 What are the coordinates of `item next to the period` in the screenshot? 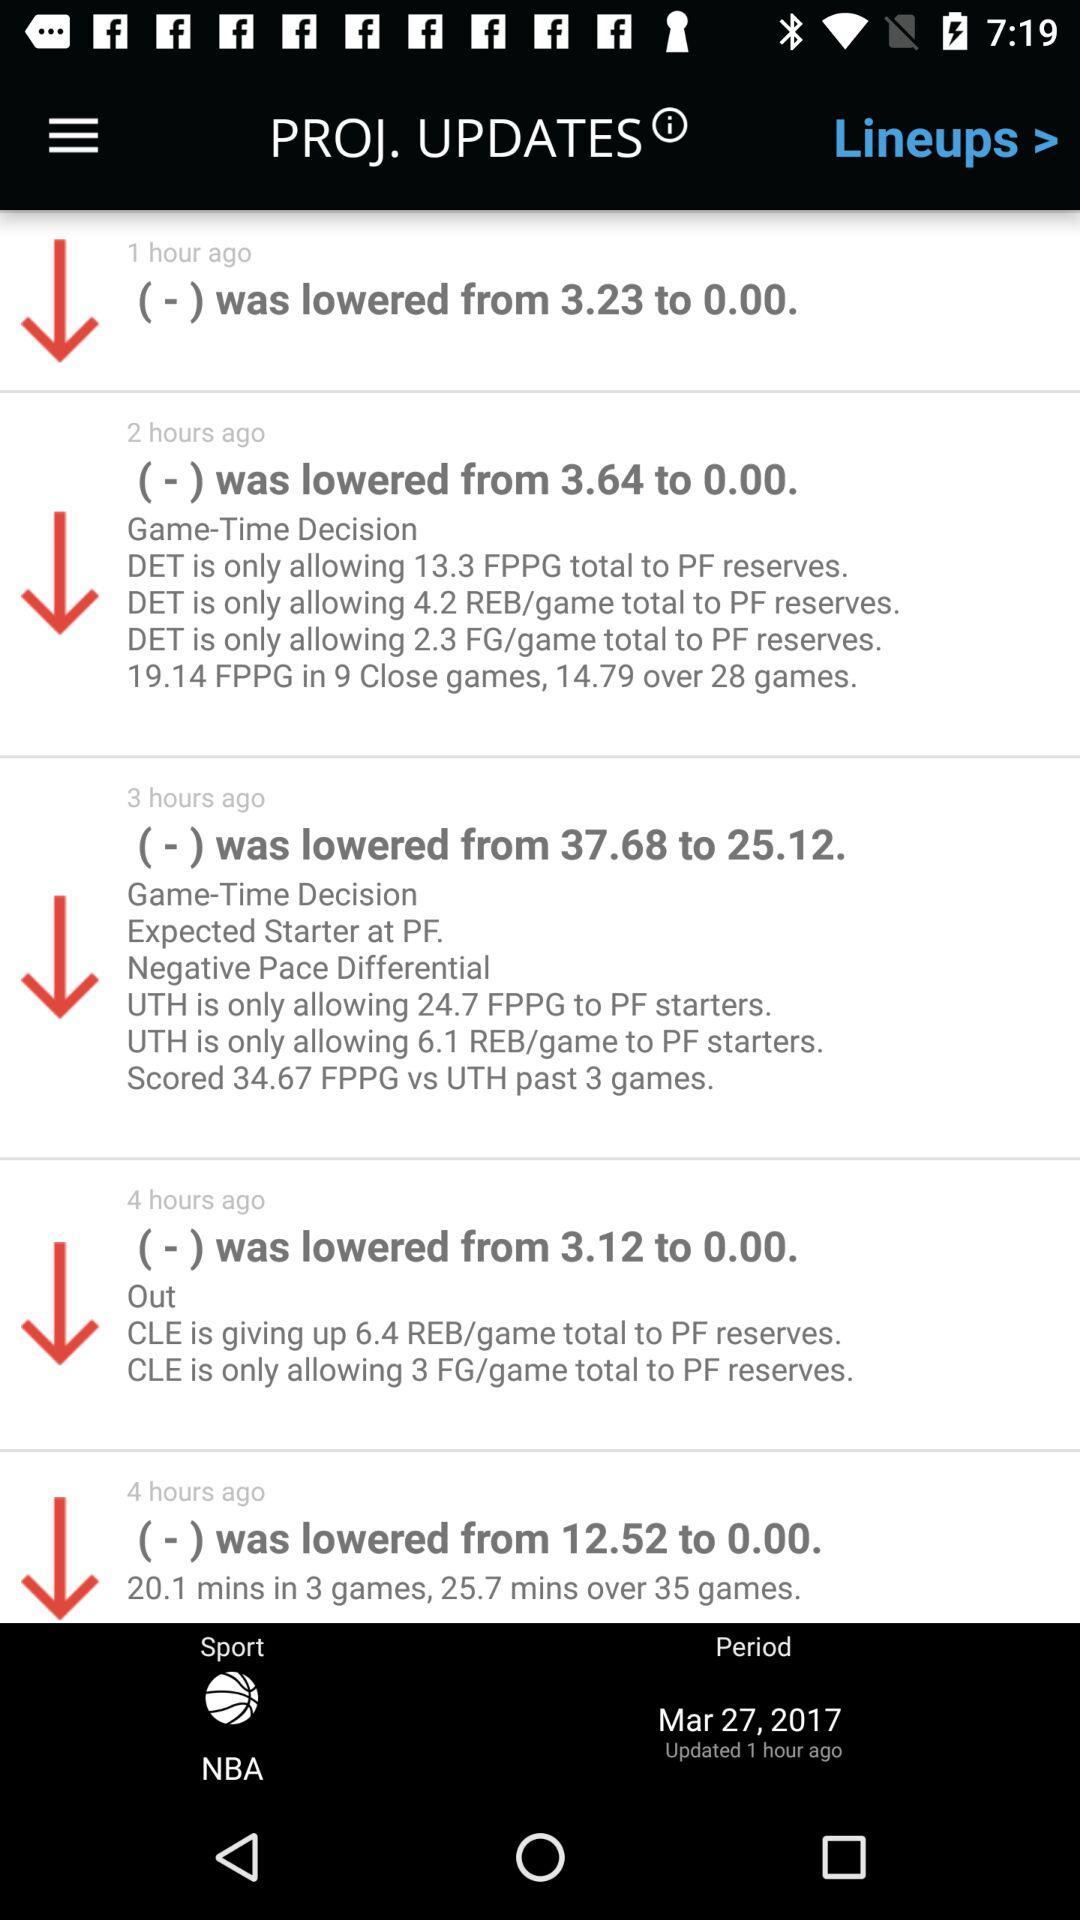 It's located at (231, 1729).